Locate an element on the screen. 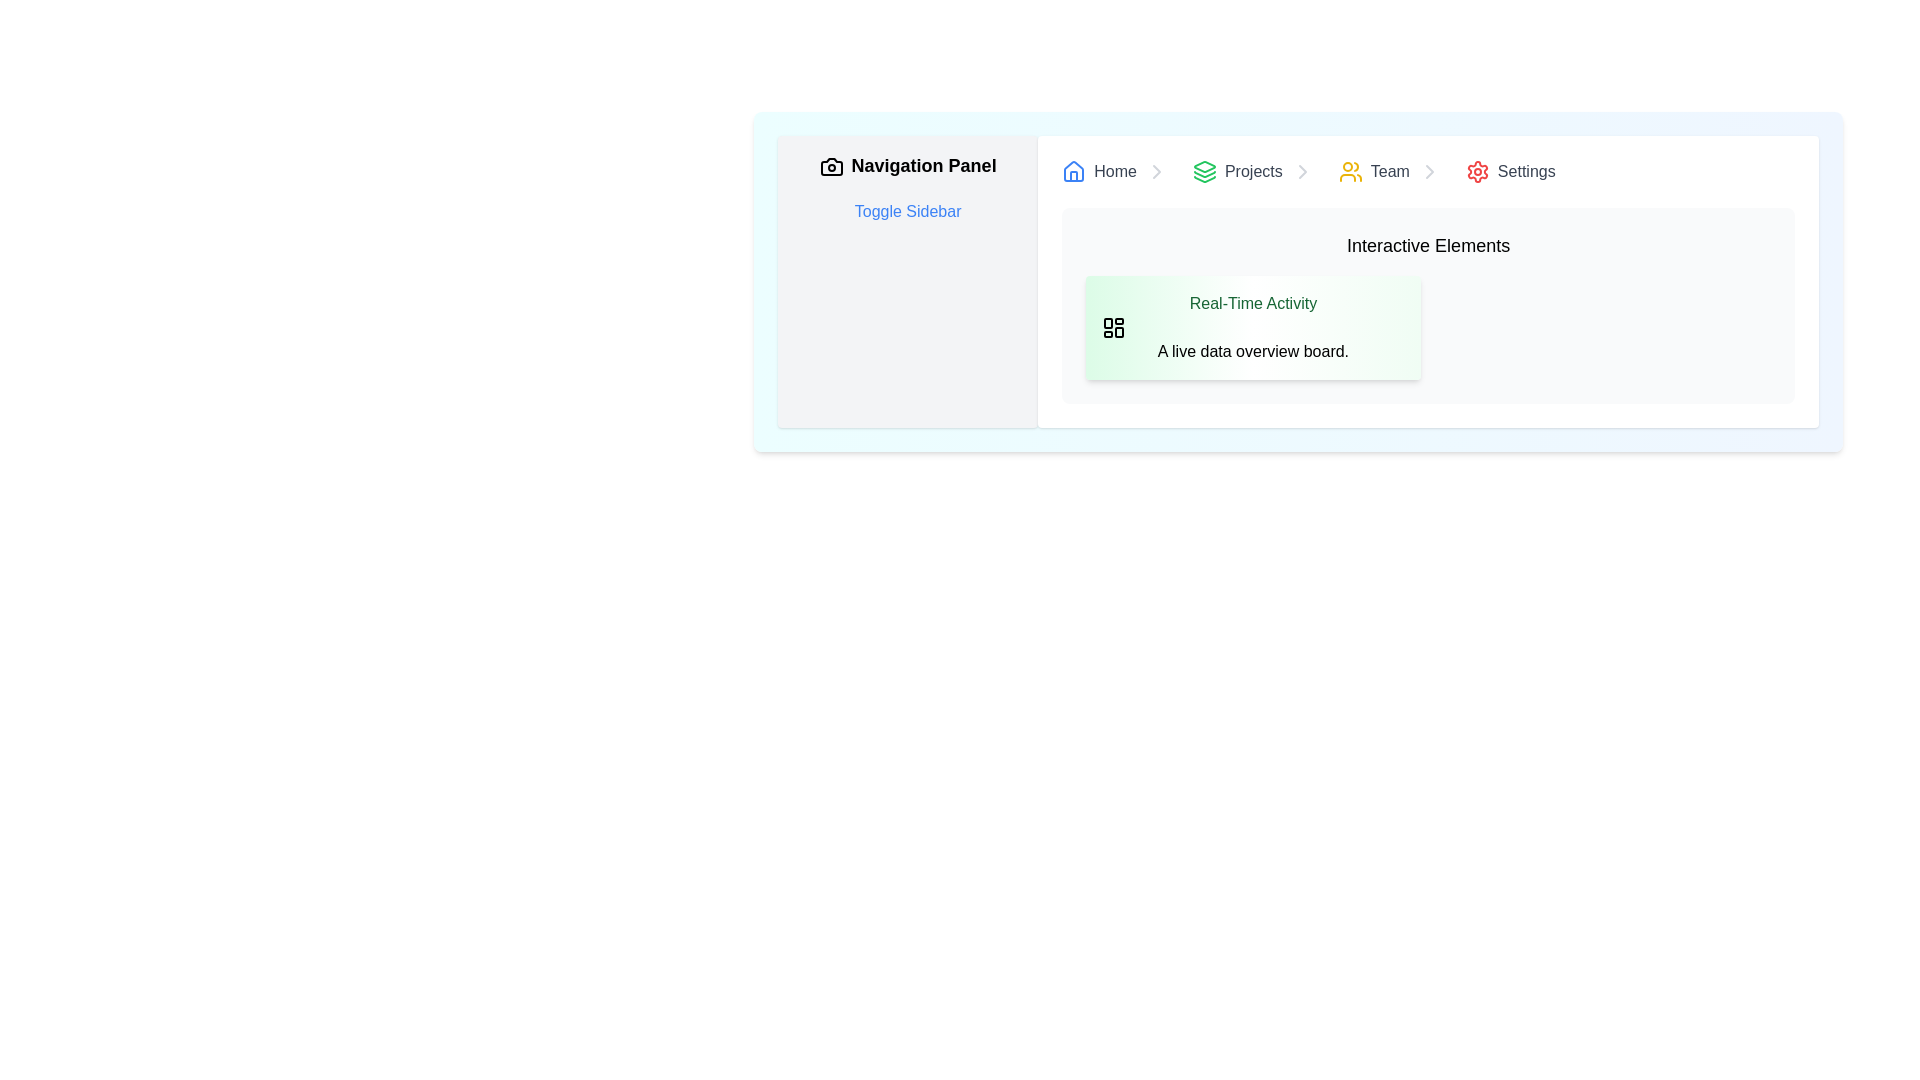 The image size is (1920, 1080). the icon in the top navigation bar between the 'Projects' and 'Settings' links is located at coordinates (1350, 171).